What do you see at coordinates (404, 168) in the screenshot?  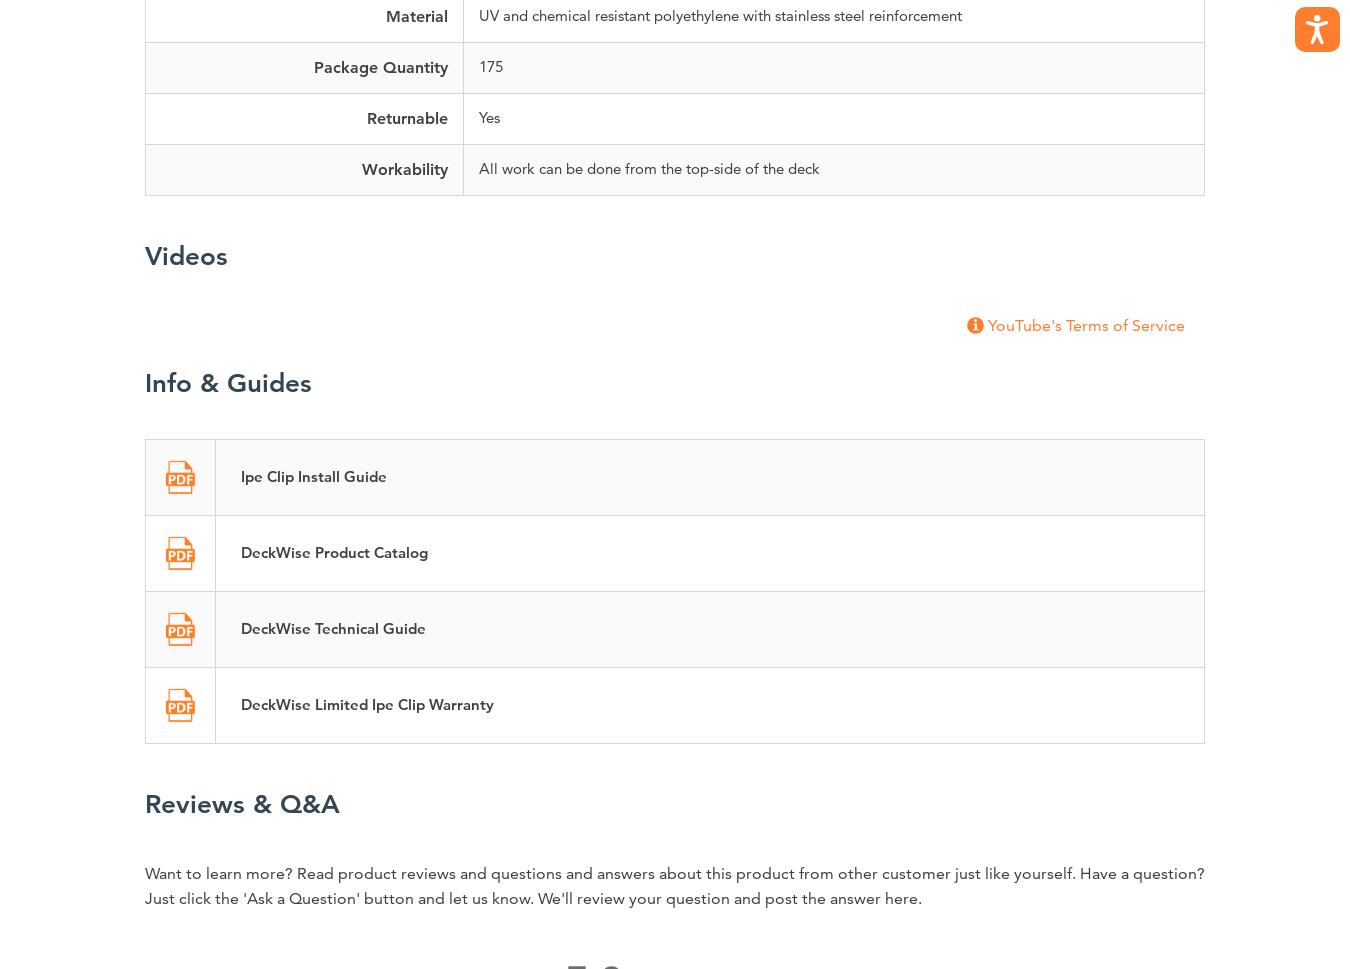 I see `'Workability'` at bounding box center [404, 168].